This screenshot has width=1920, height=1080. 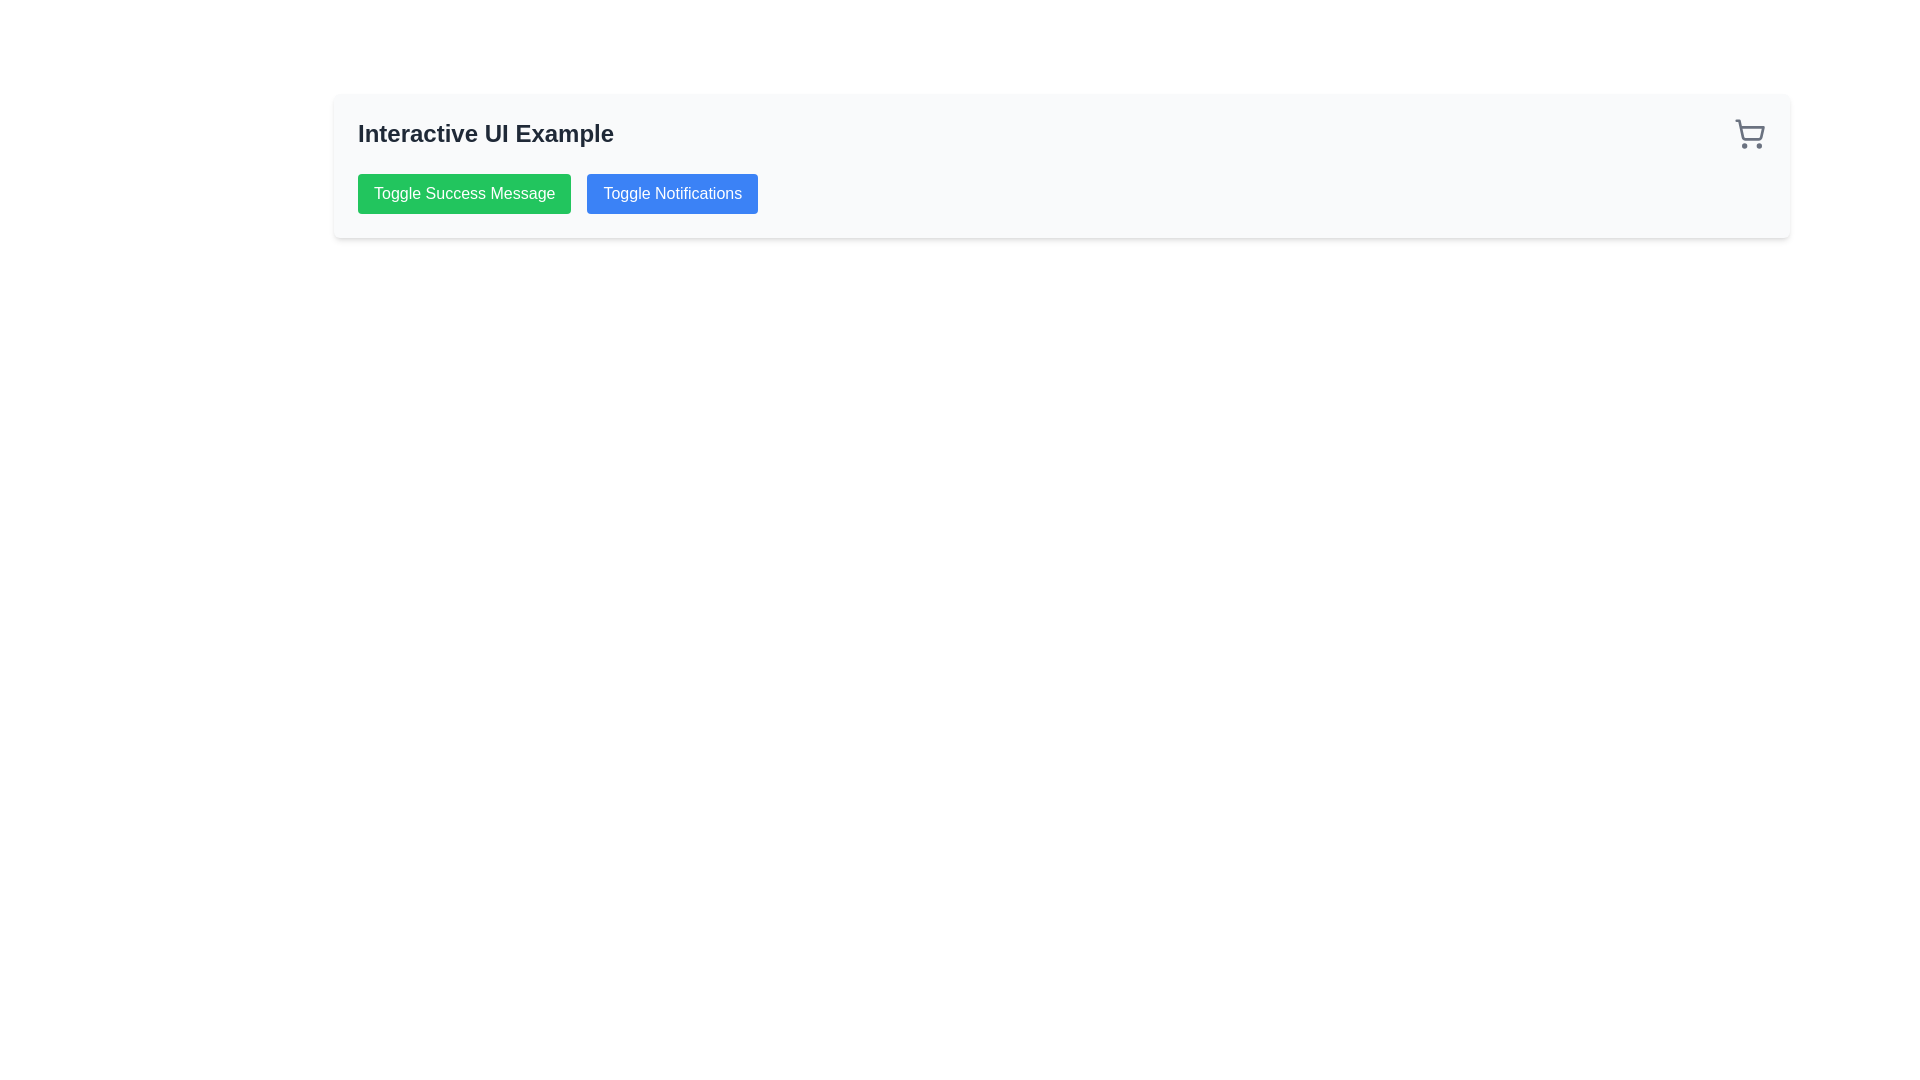 What do you see at coordinates (1749, 130) in the screenshot?
I see `the shopping cart icon located in the top-right corner of the interface, which is part of the larger shopping cart element with wheels` at bounding box center [1749, 130].